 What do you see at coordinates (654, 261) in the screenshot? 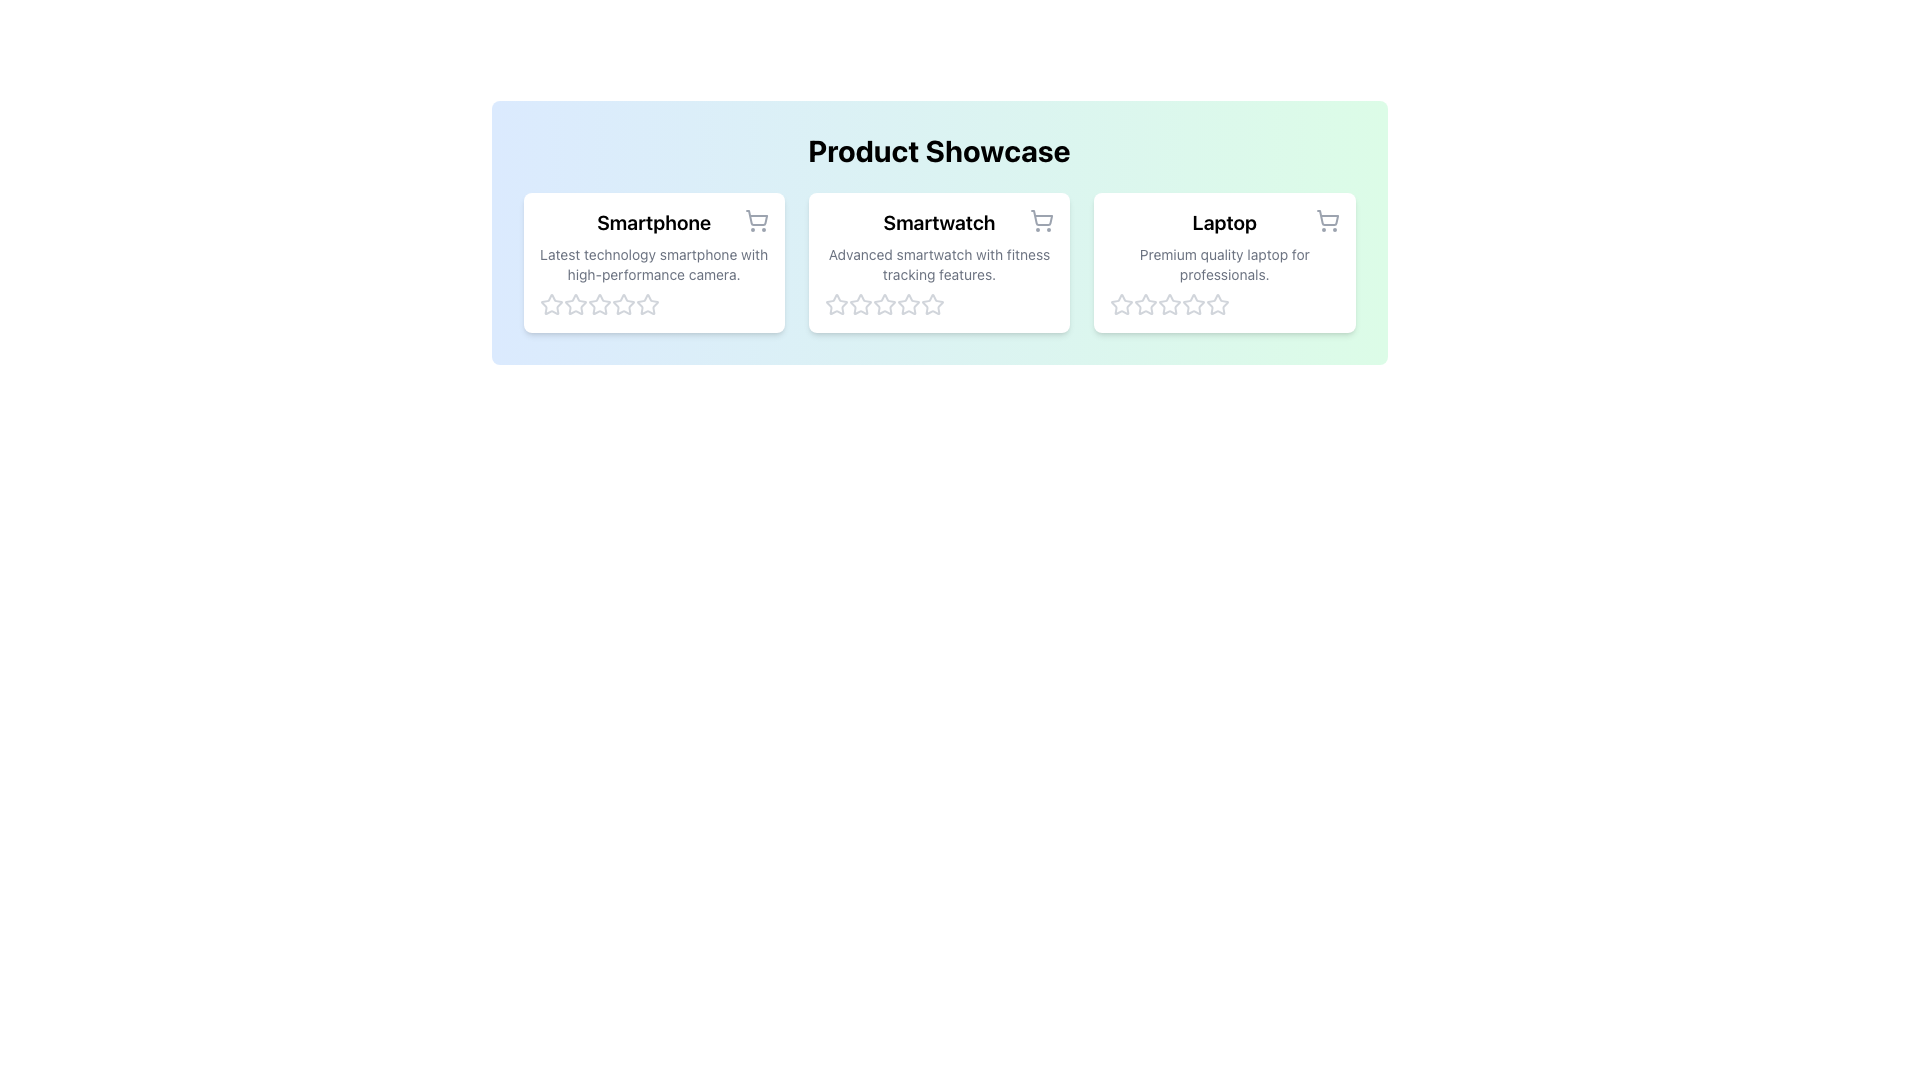
I see `the individual stars in the rating section of the first smartphone informational card located below the 'Product Showcase' title` at bounding box center [654, 261].